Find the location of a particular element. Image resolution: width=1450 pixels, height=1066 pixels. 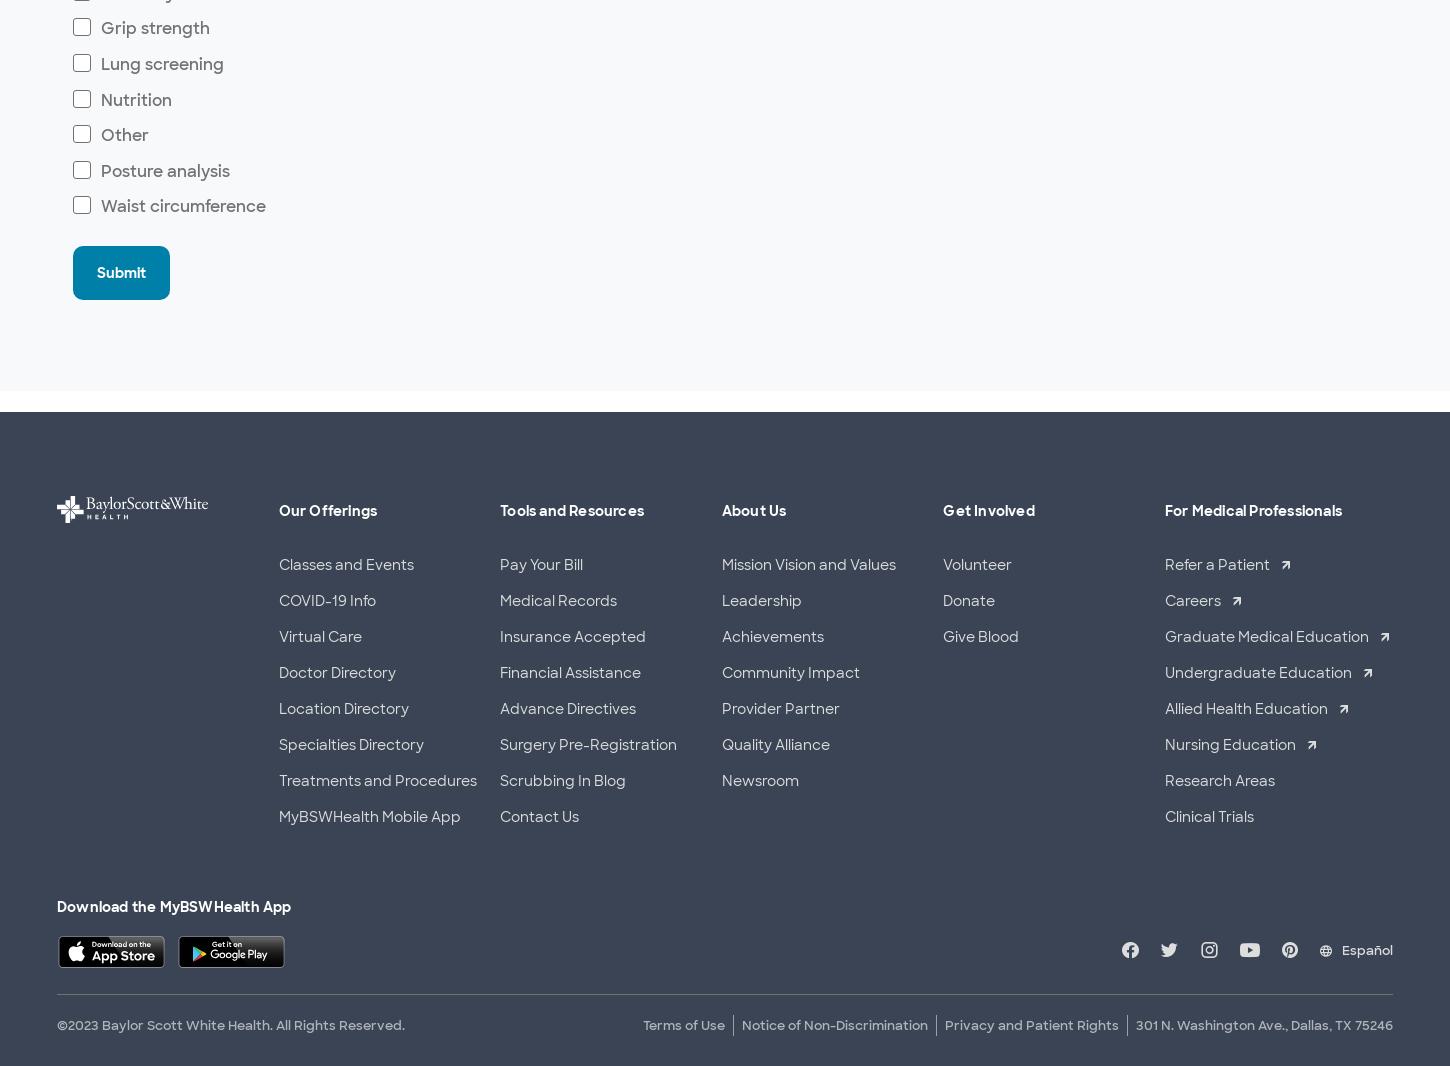

'Volunteer' is located at coordinates (977, 563).